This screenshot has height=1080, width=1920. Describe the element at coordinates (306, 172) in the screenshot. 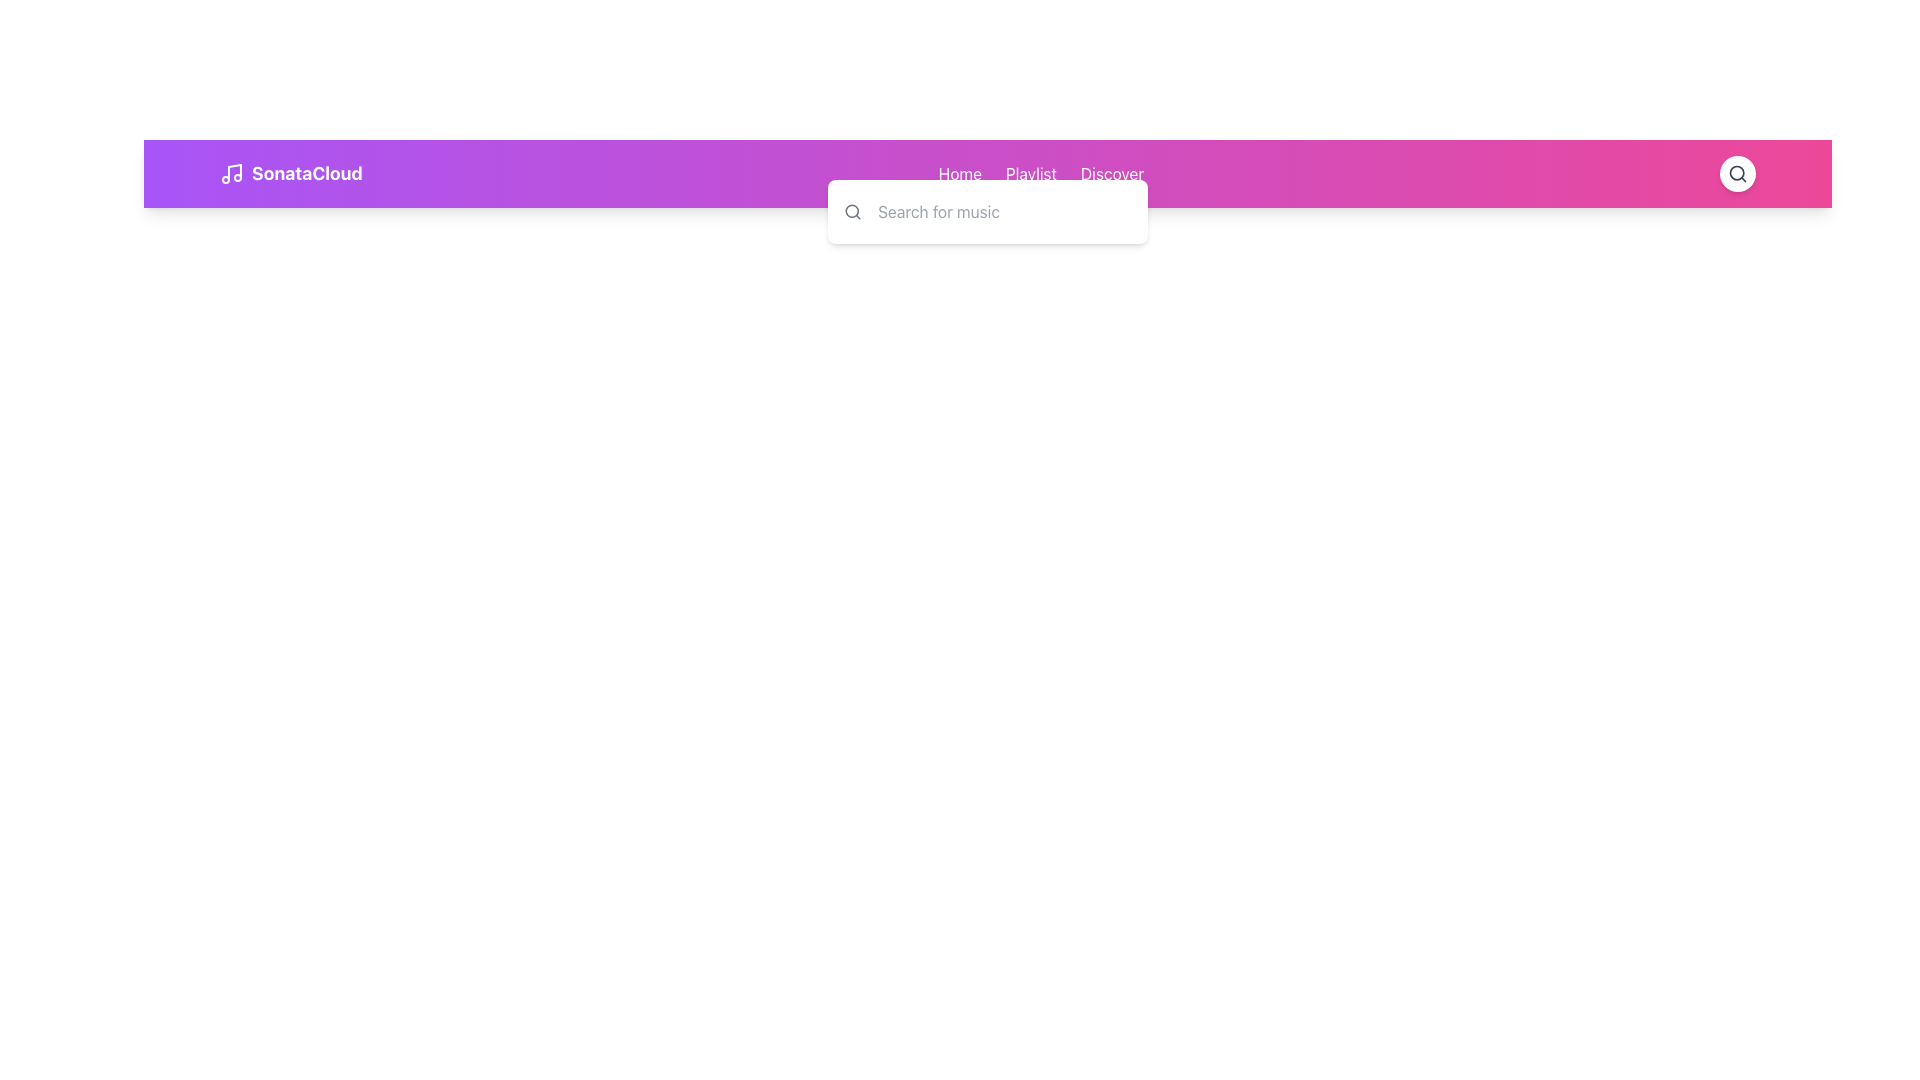

I see `the text label 'SonataCloud' which is in bold, large font, located next to a musical note icon on a gradient background` at that location.